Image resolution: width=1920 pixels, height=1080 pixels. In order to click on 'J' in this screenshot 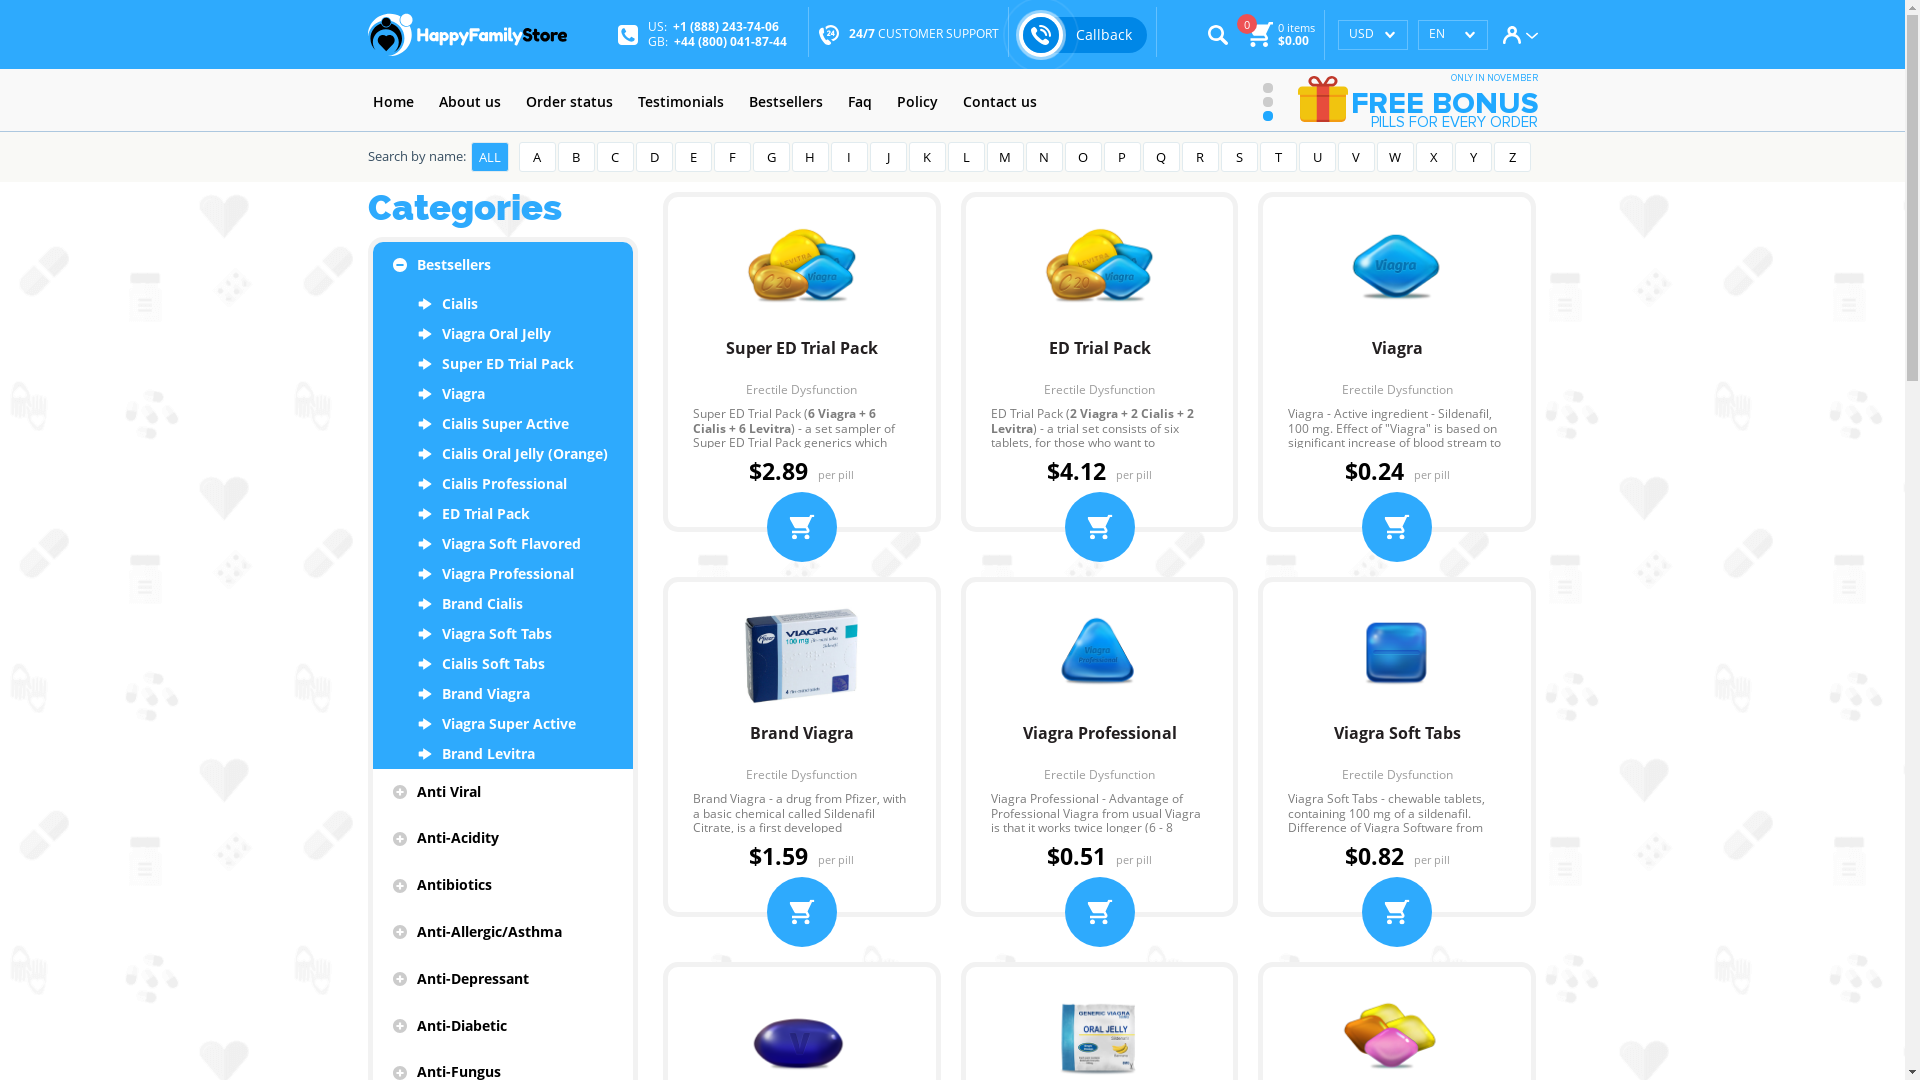, I will do `click(887, 156)`.